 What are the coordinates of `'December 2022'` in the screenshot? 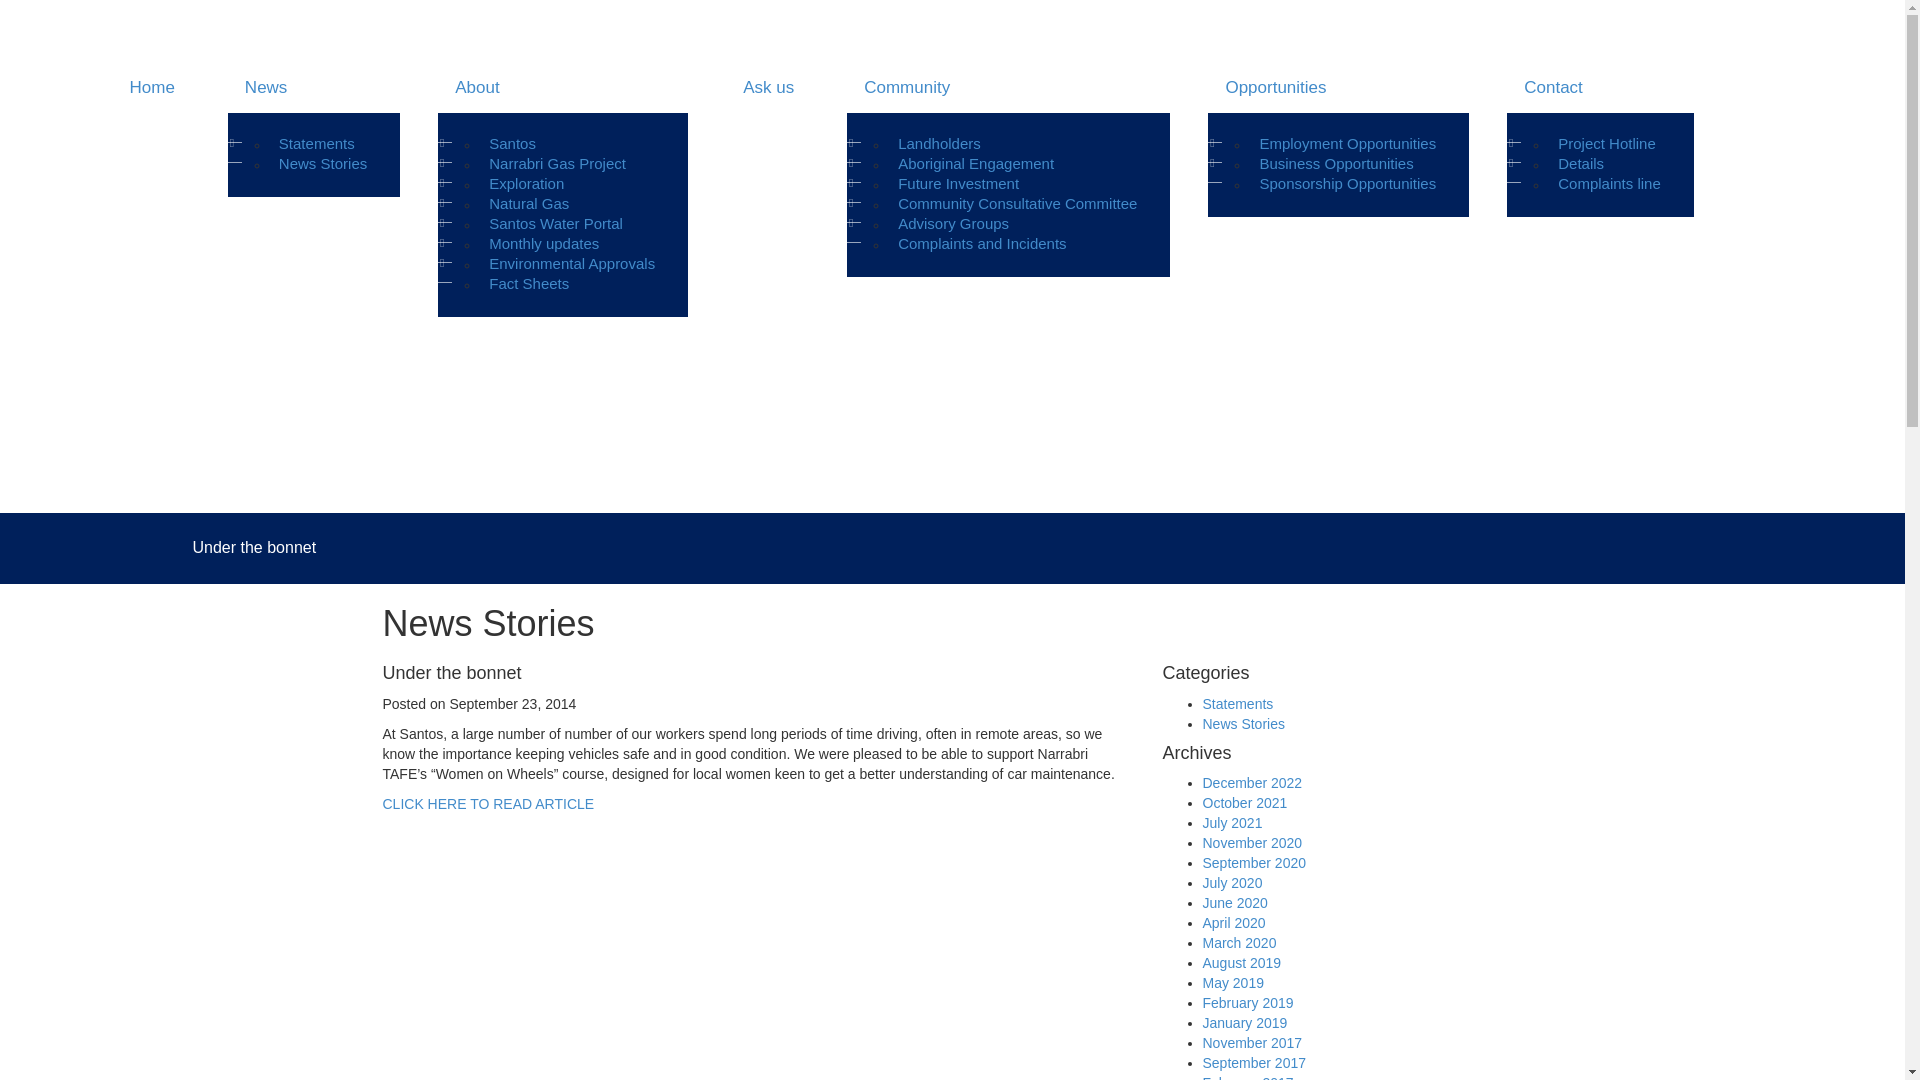 It's located at (1251, 782).